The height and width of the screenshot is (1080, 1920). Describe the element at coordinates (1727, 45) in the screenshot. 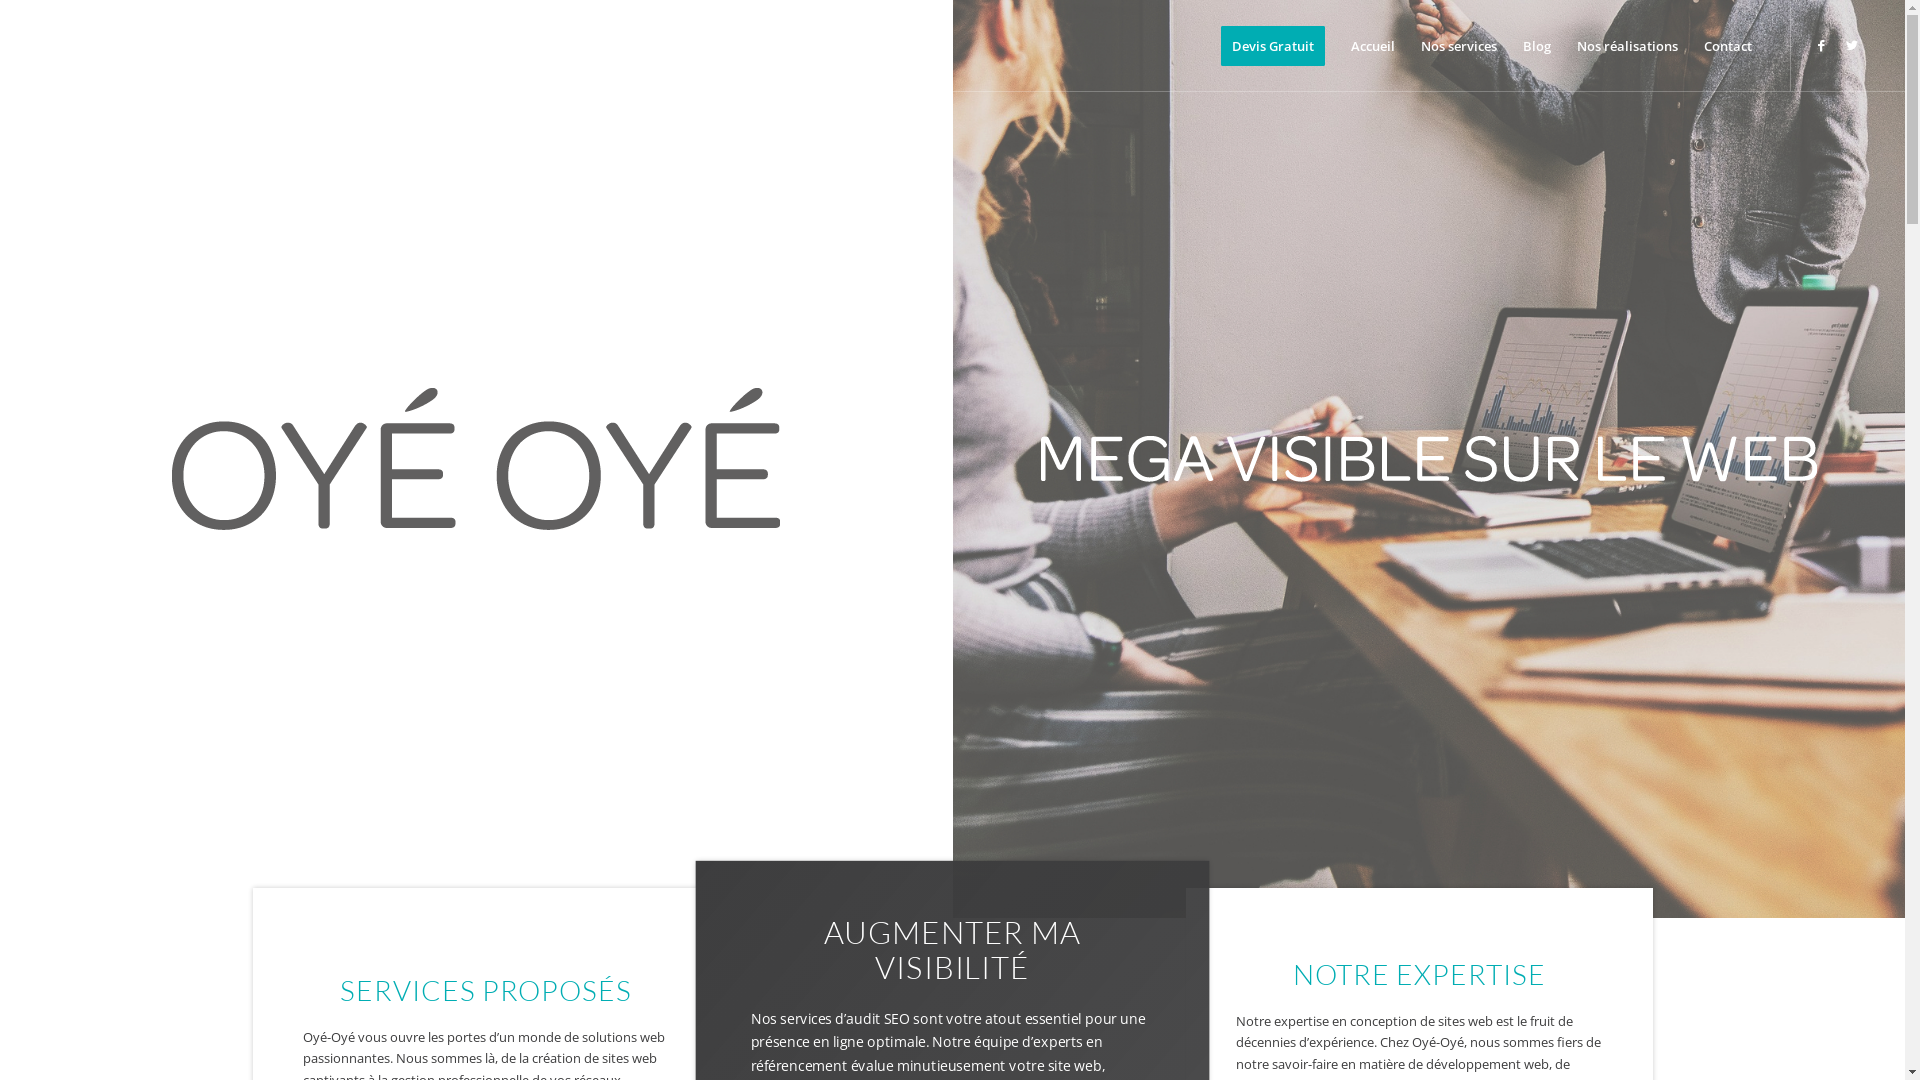

I see `'Contact'` at that location.